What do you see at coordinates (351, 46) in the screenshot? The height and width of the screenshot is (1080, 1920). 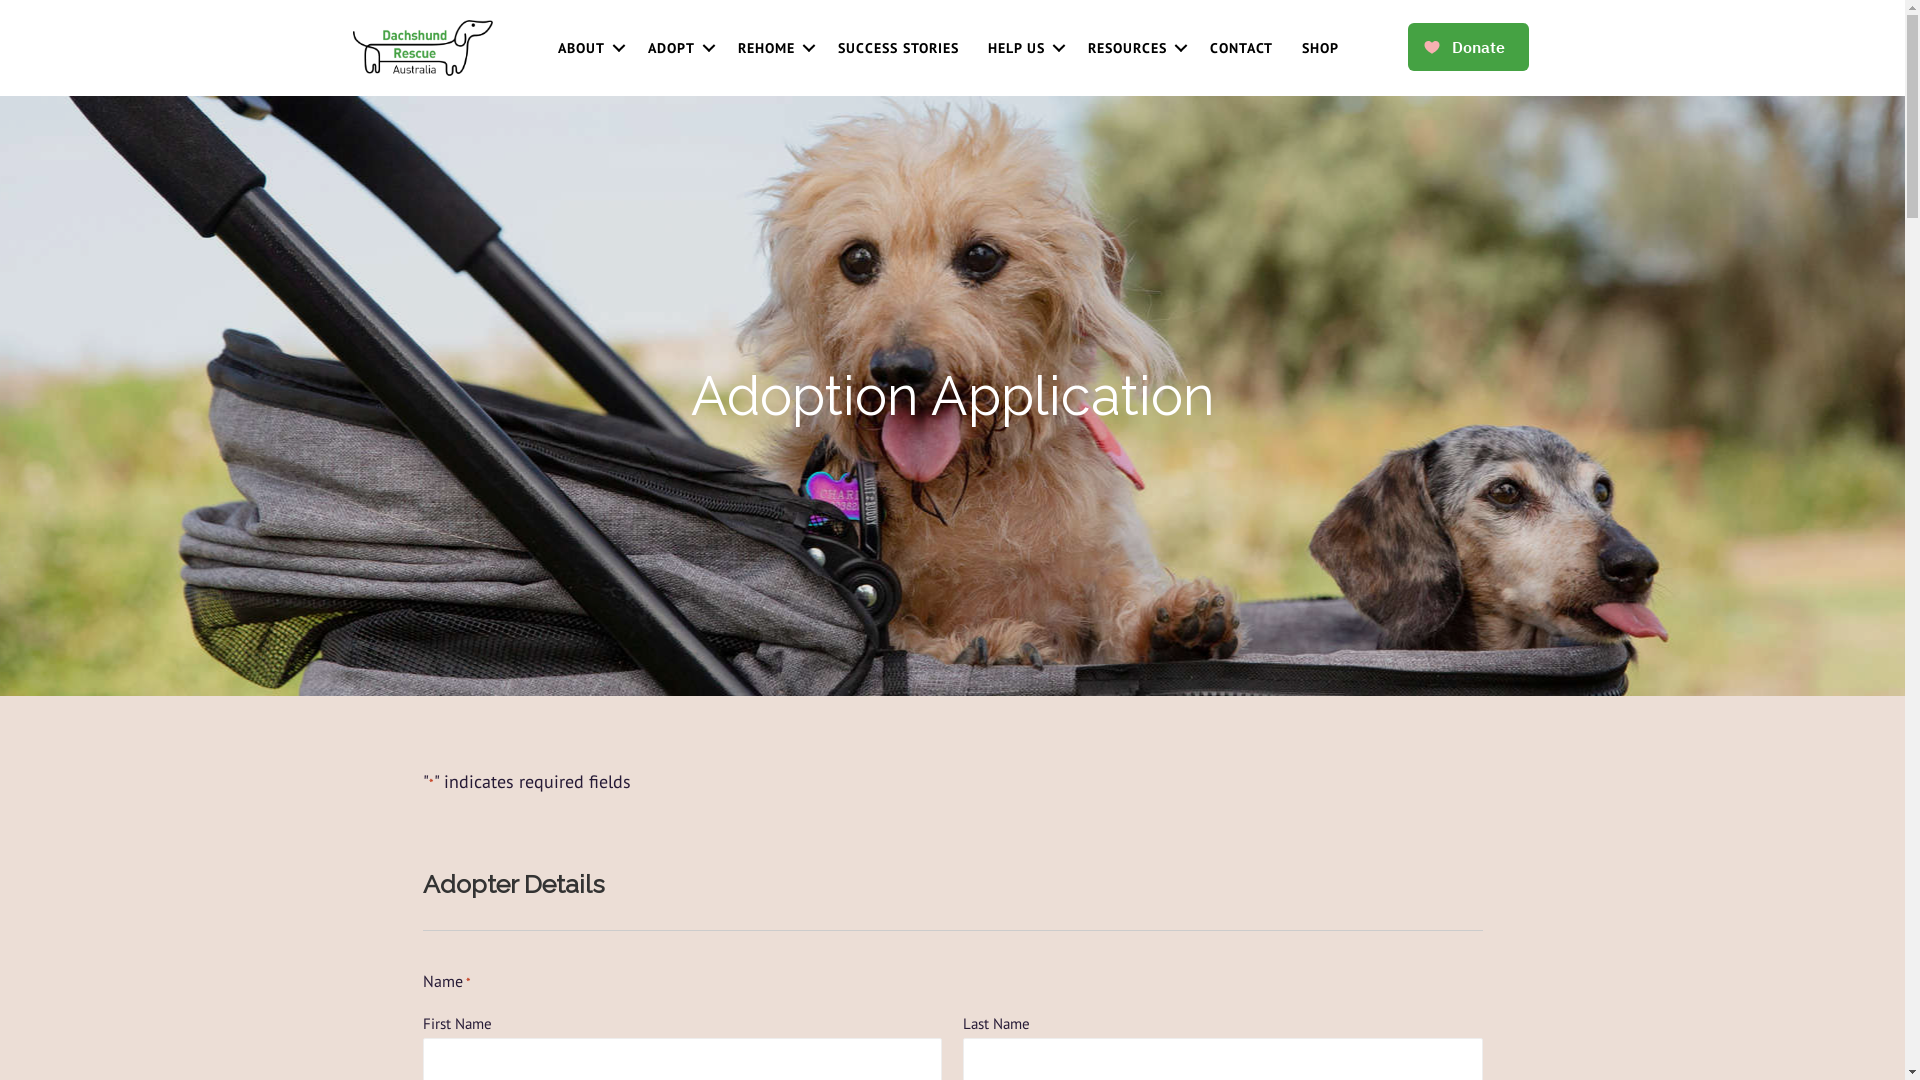 I see `'Logo'` at bounding box center [351, 46].